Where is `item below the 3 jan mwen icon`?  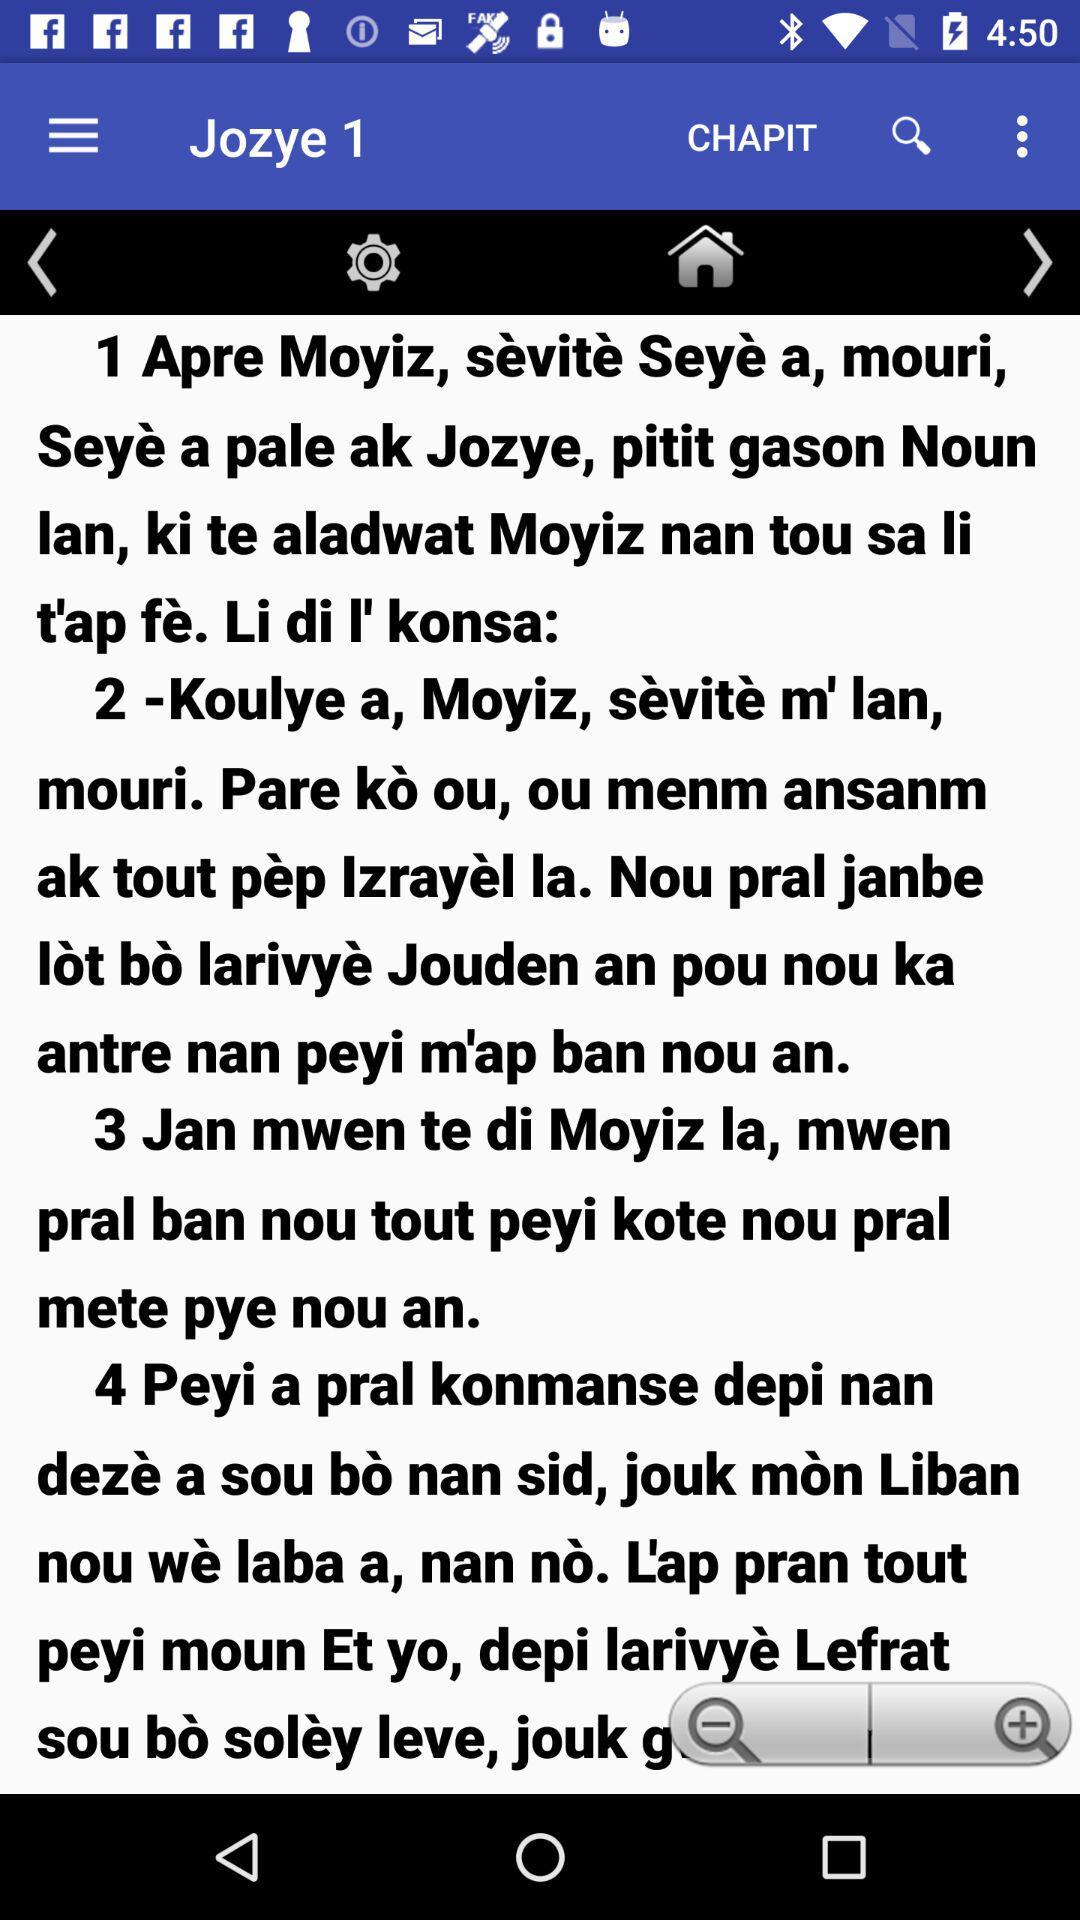
item below the 3 jan mwen icon is located at coordinates (764, 1729).